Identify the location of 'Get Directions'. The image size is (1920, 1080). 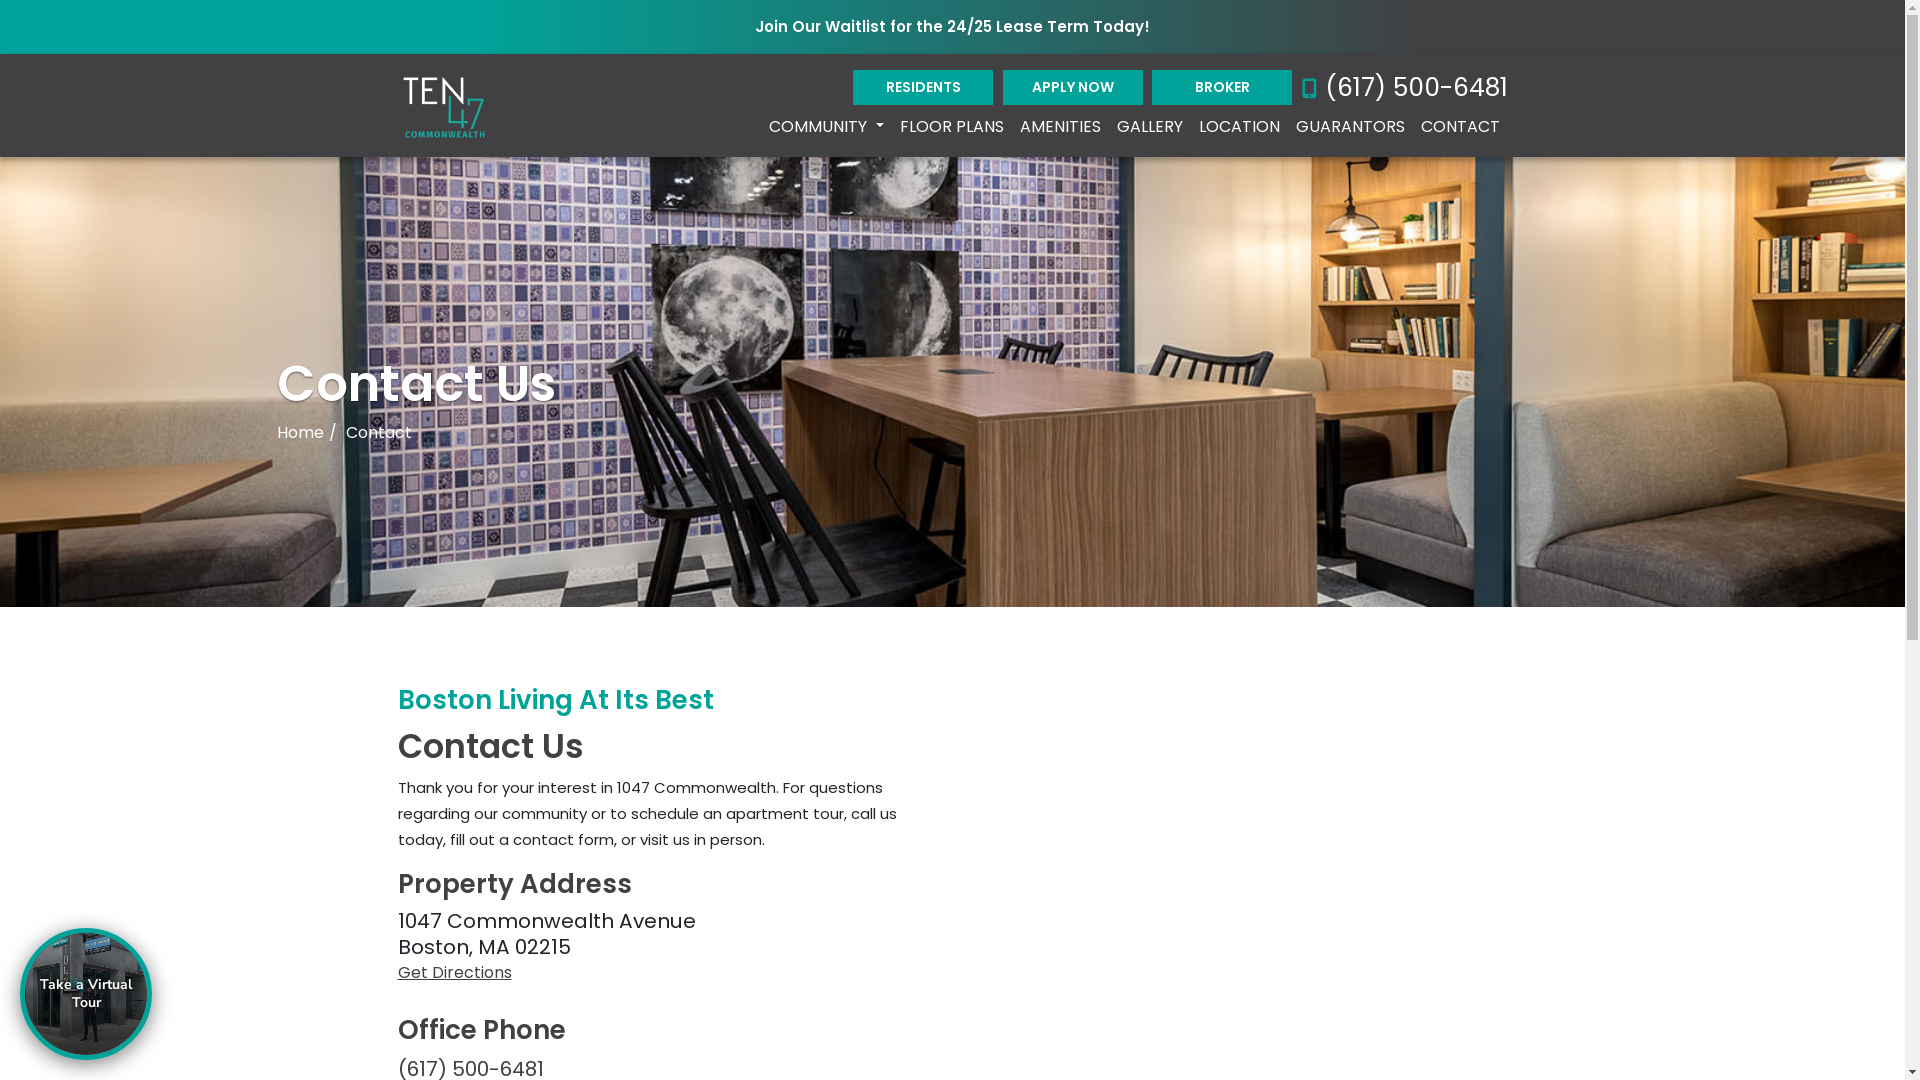
(667, 971).